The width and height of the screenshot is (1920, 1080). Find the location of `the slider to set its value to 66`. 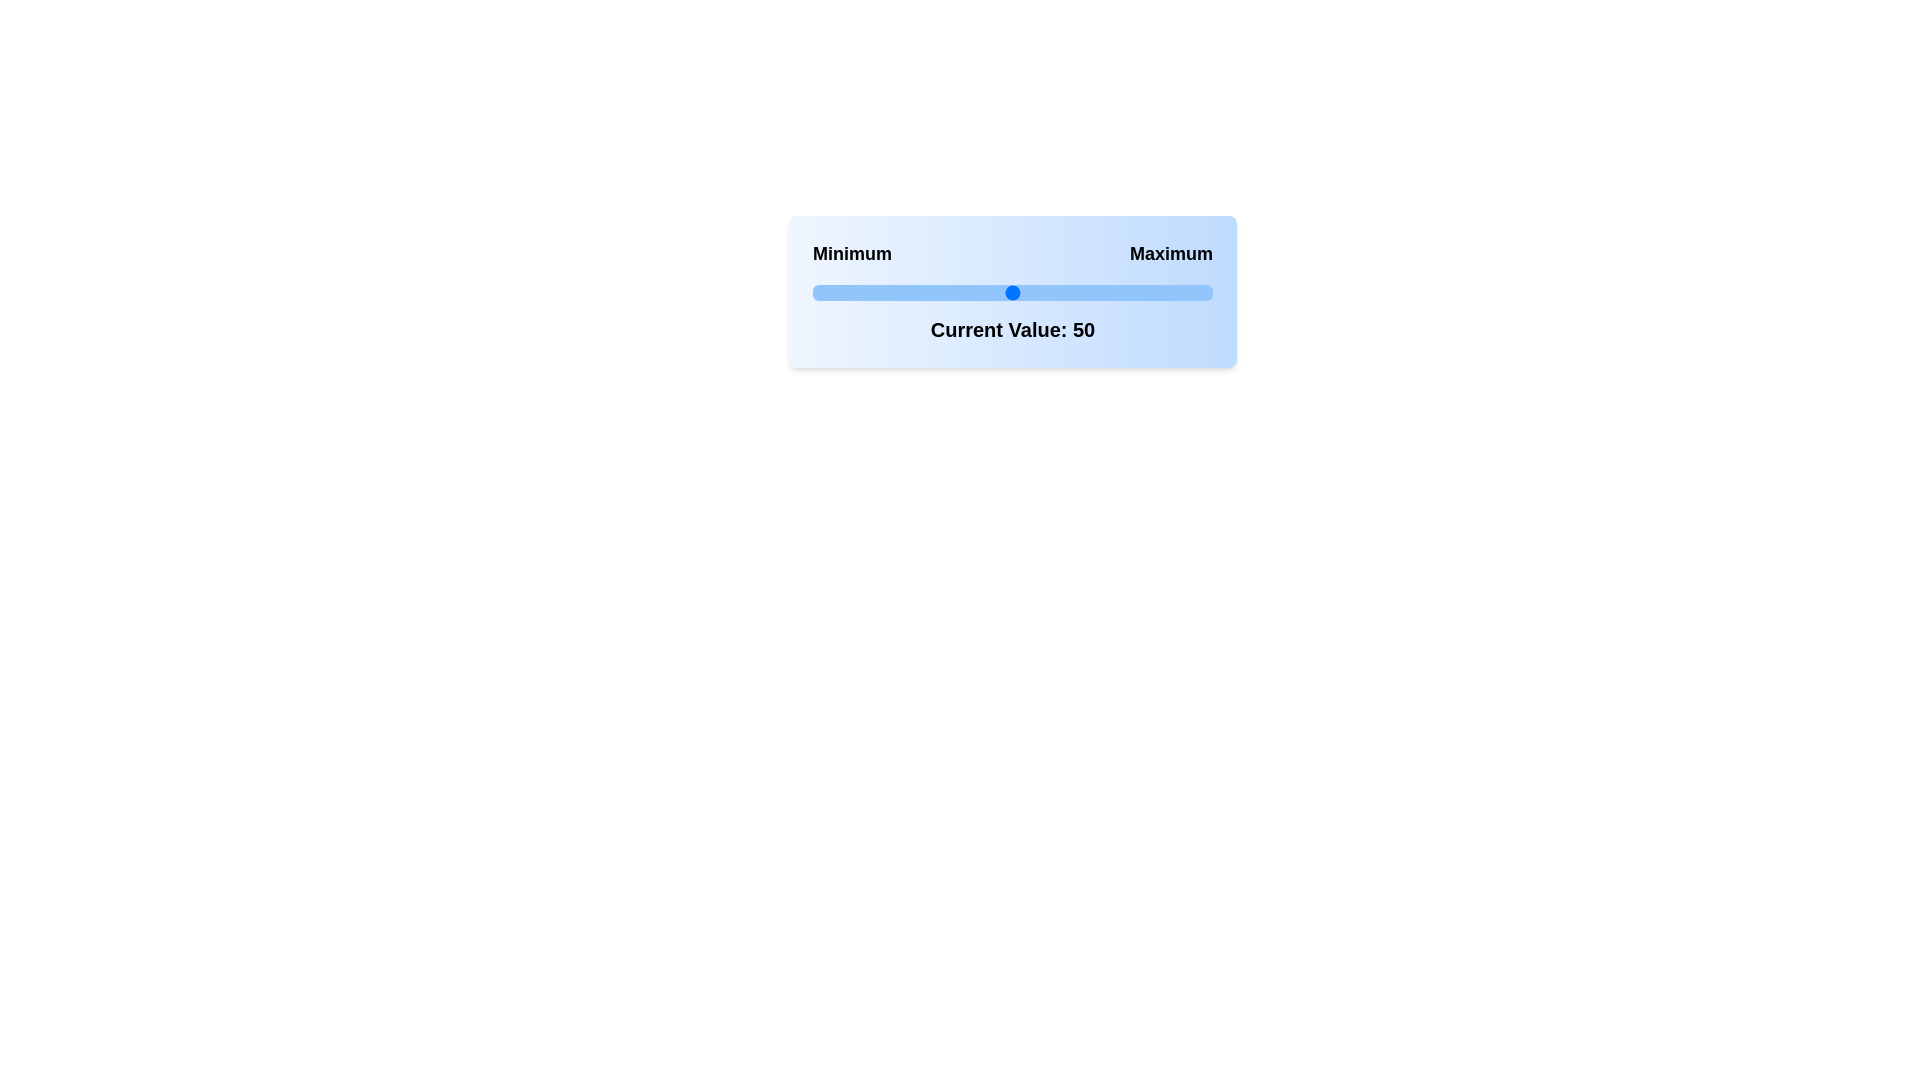

the slider to set its value to 66 is located at coordinates (1075, 293).